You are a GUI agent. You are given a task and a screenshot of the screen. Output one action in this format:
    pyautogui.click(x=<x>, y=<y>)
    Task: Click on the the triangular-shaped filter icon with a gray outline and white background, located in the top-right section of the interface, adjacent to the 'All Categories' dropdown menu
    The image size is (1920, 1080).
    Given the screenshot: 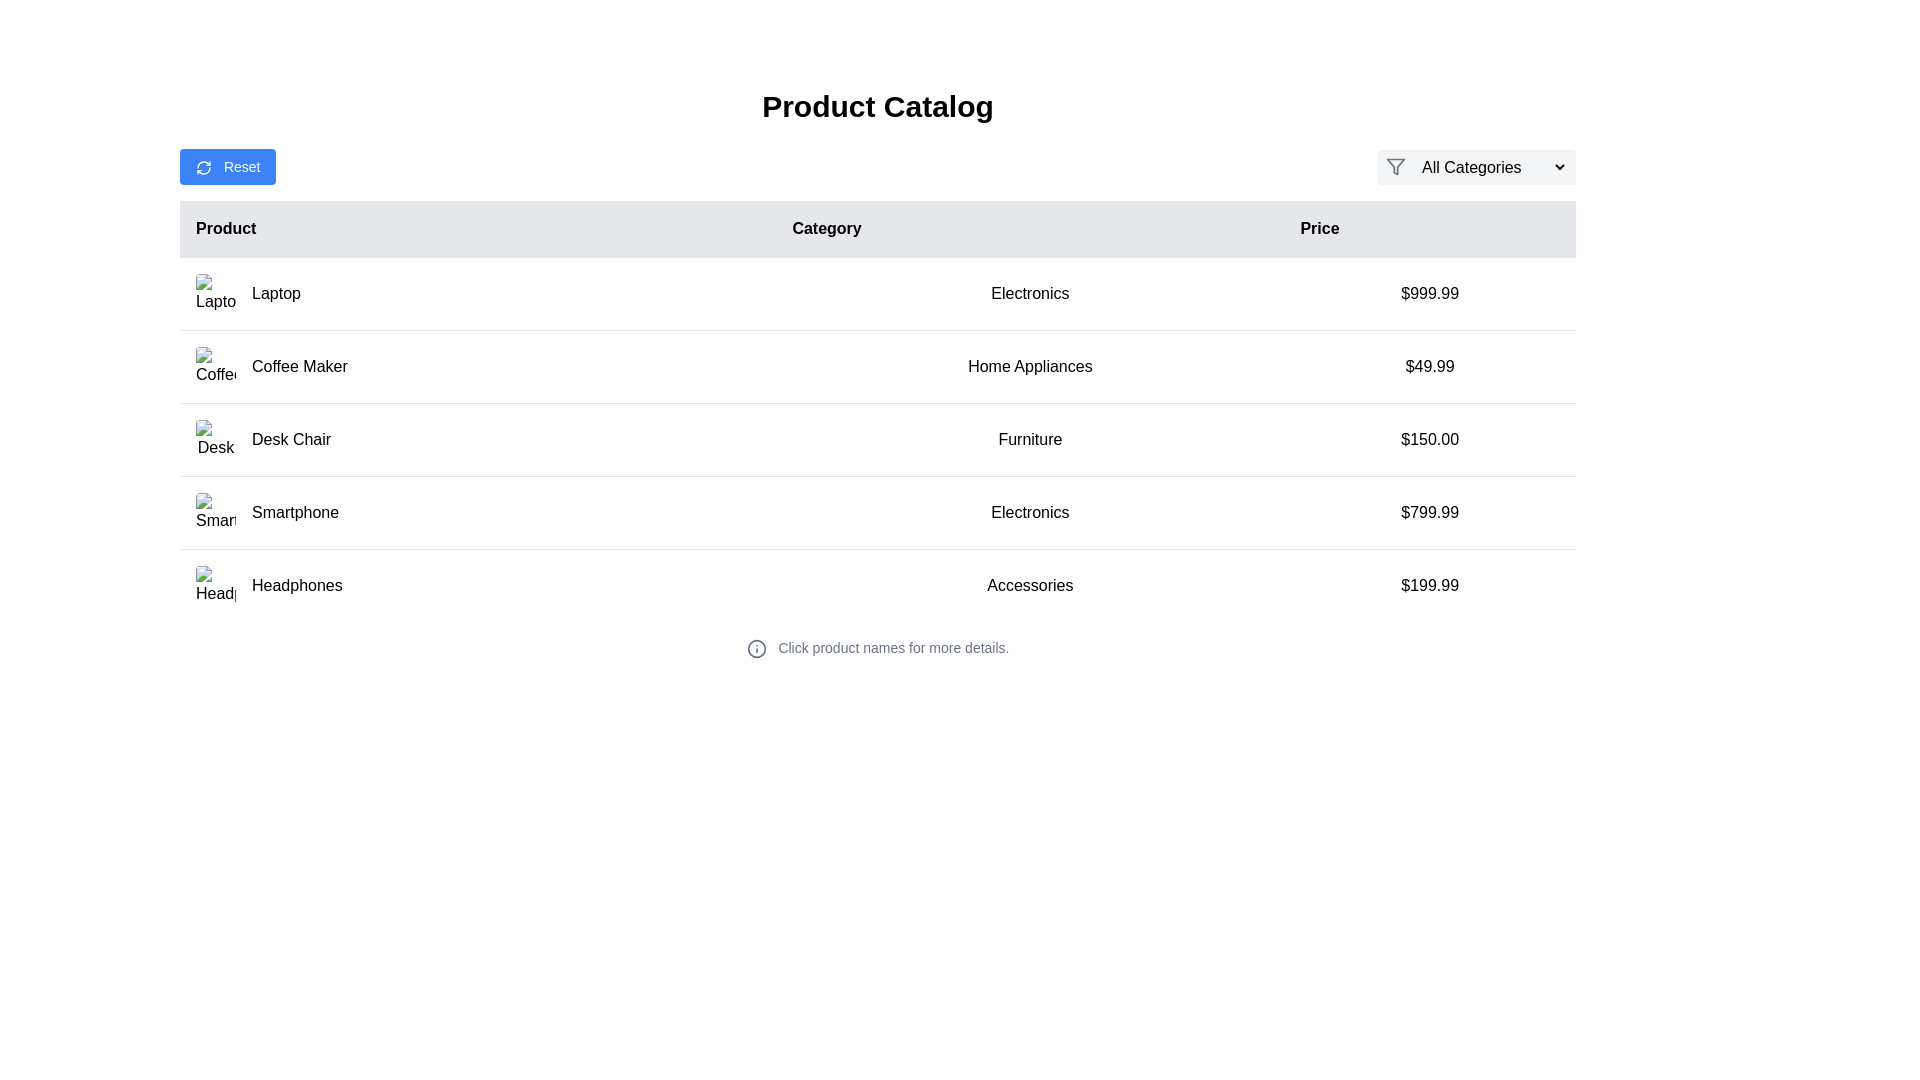 What is the action you would take?
    pyautogui.click(x=1395, y=165)
    